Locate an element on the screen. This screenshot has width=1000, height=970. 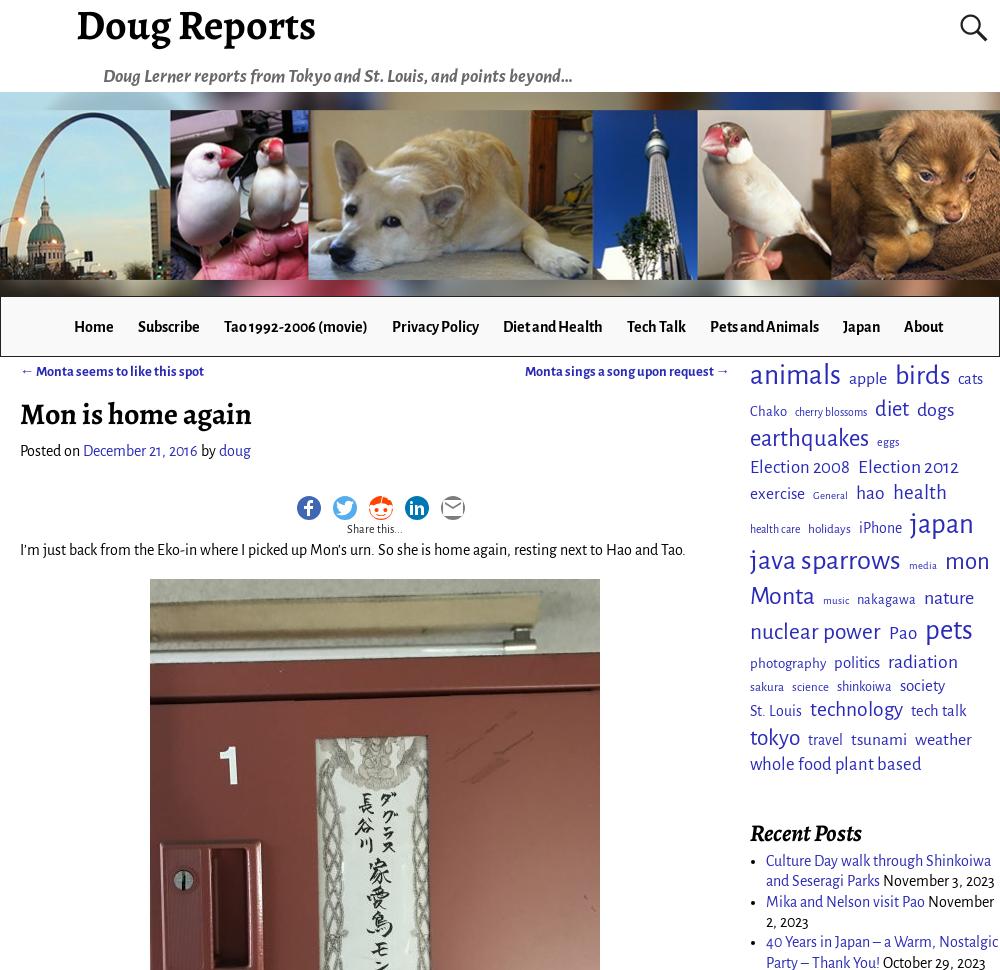
'radiation' is located at coordinates (923, 659).